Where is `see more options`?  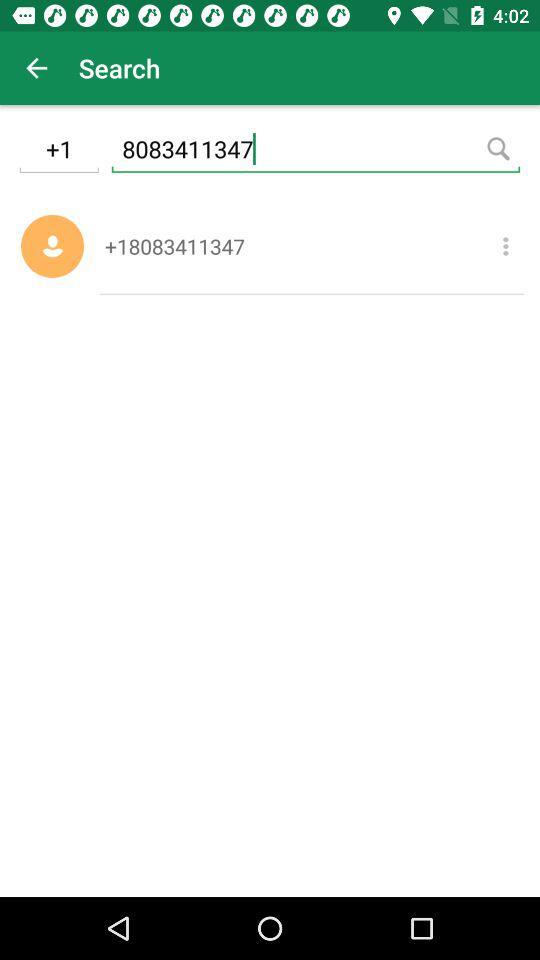 see more options is located at coordinates (504, 245).